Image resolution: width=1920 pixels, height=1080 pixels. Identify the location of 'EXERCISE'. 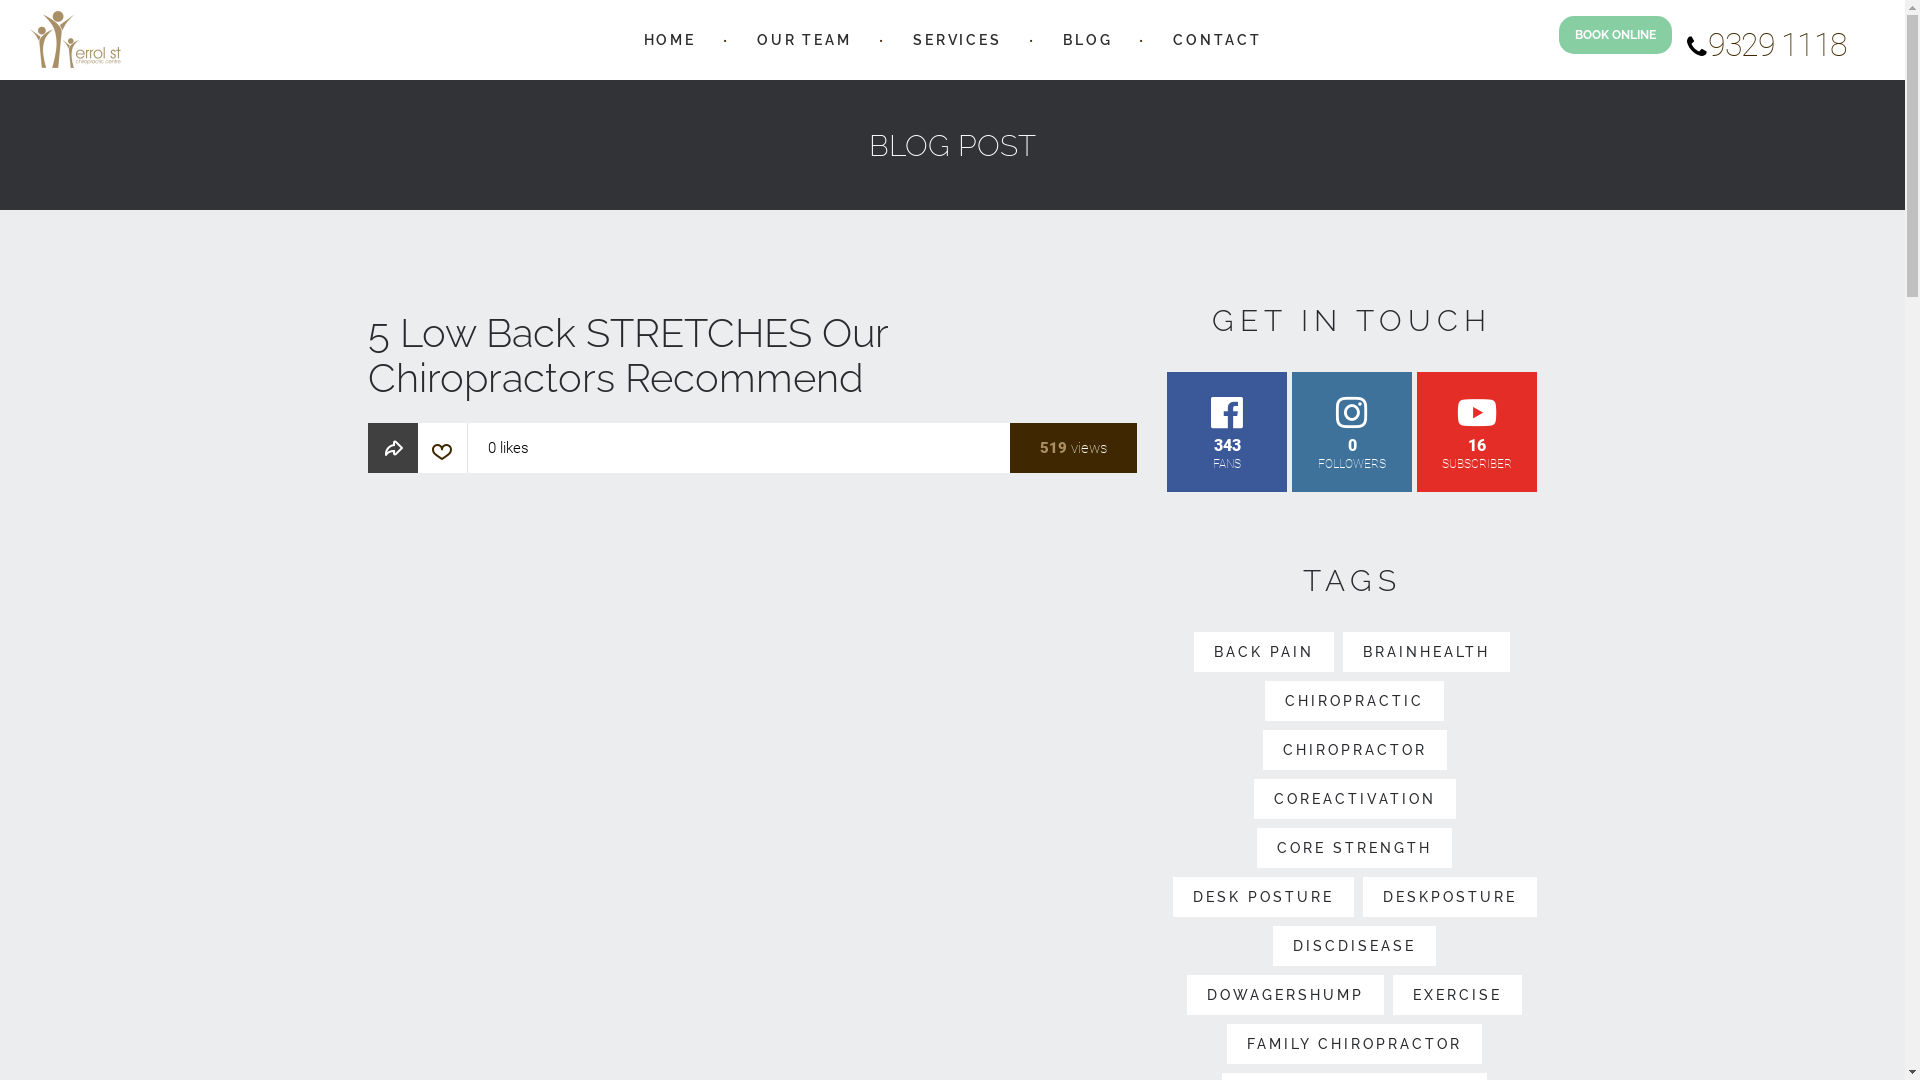
(1457, 995).